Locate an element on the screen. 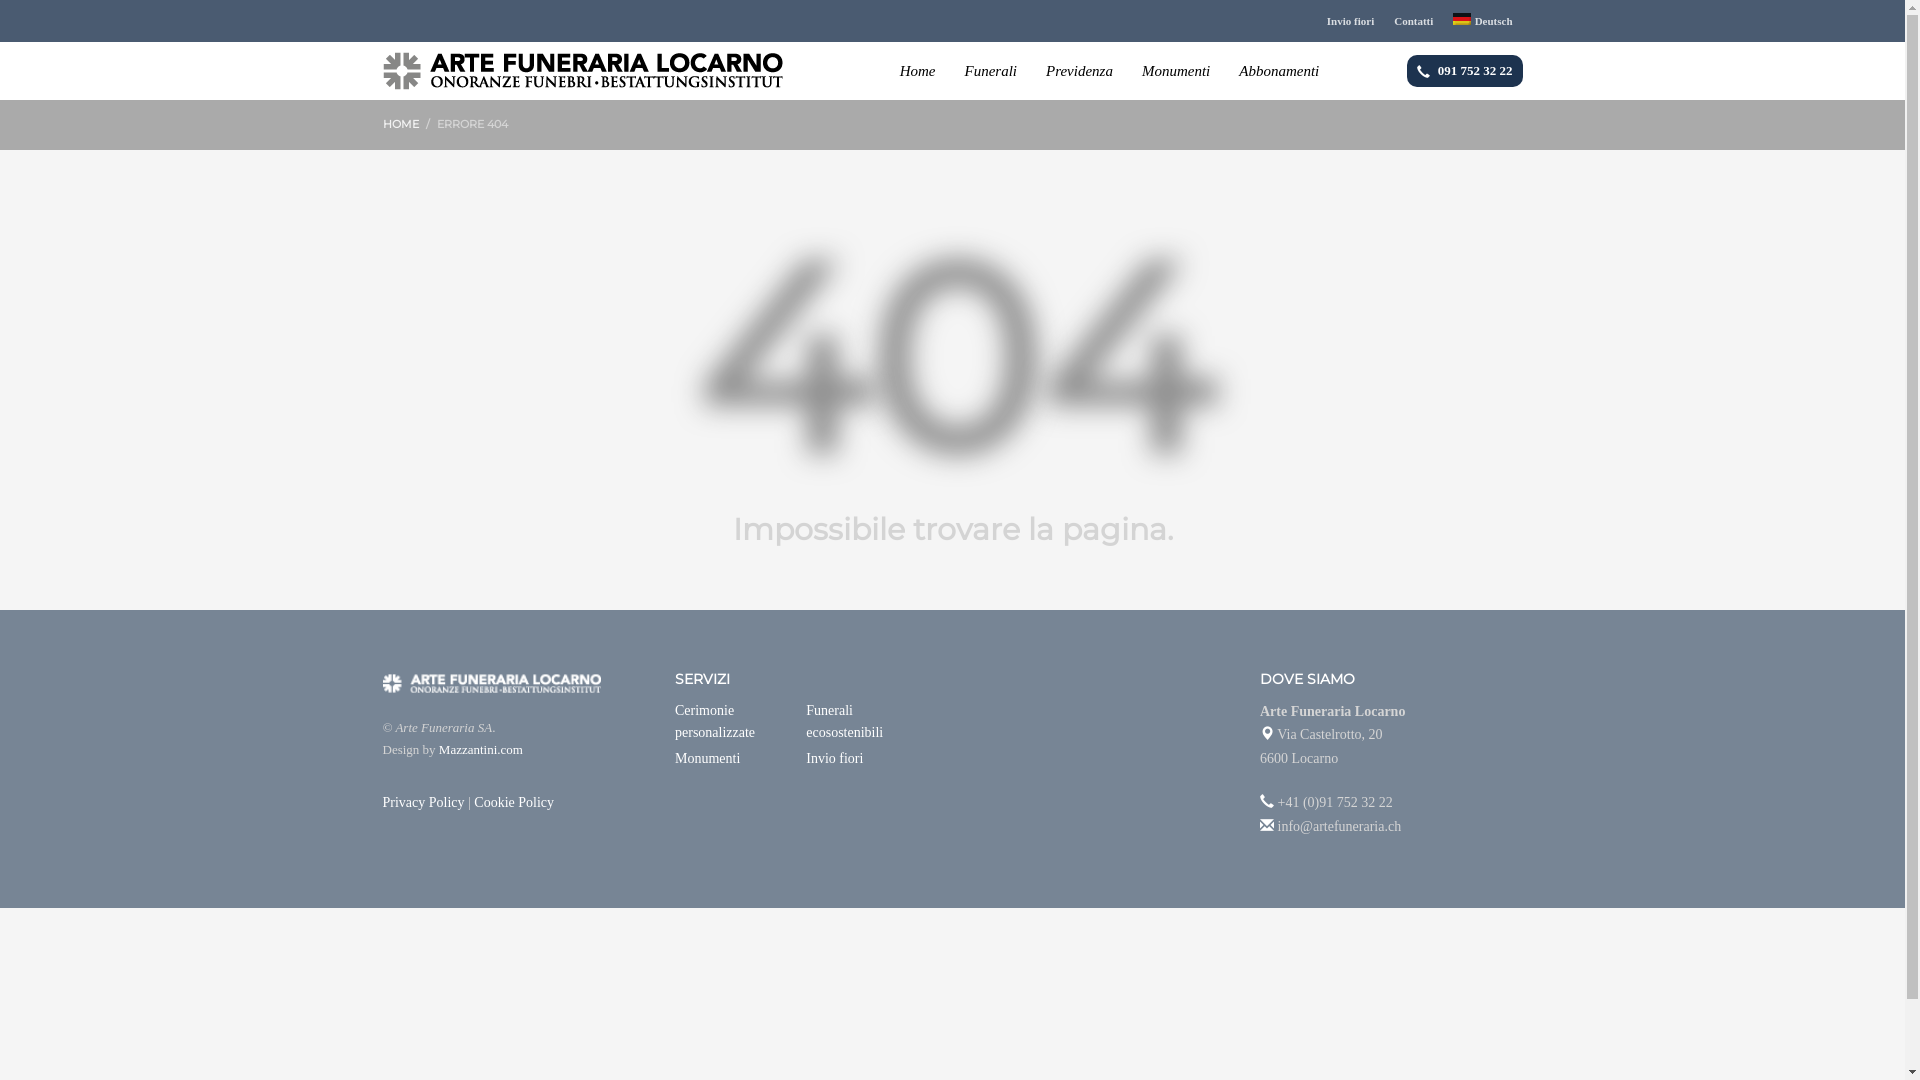  'Mazzantini.com' is located at coordinates (480, 749).